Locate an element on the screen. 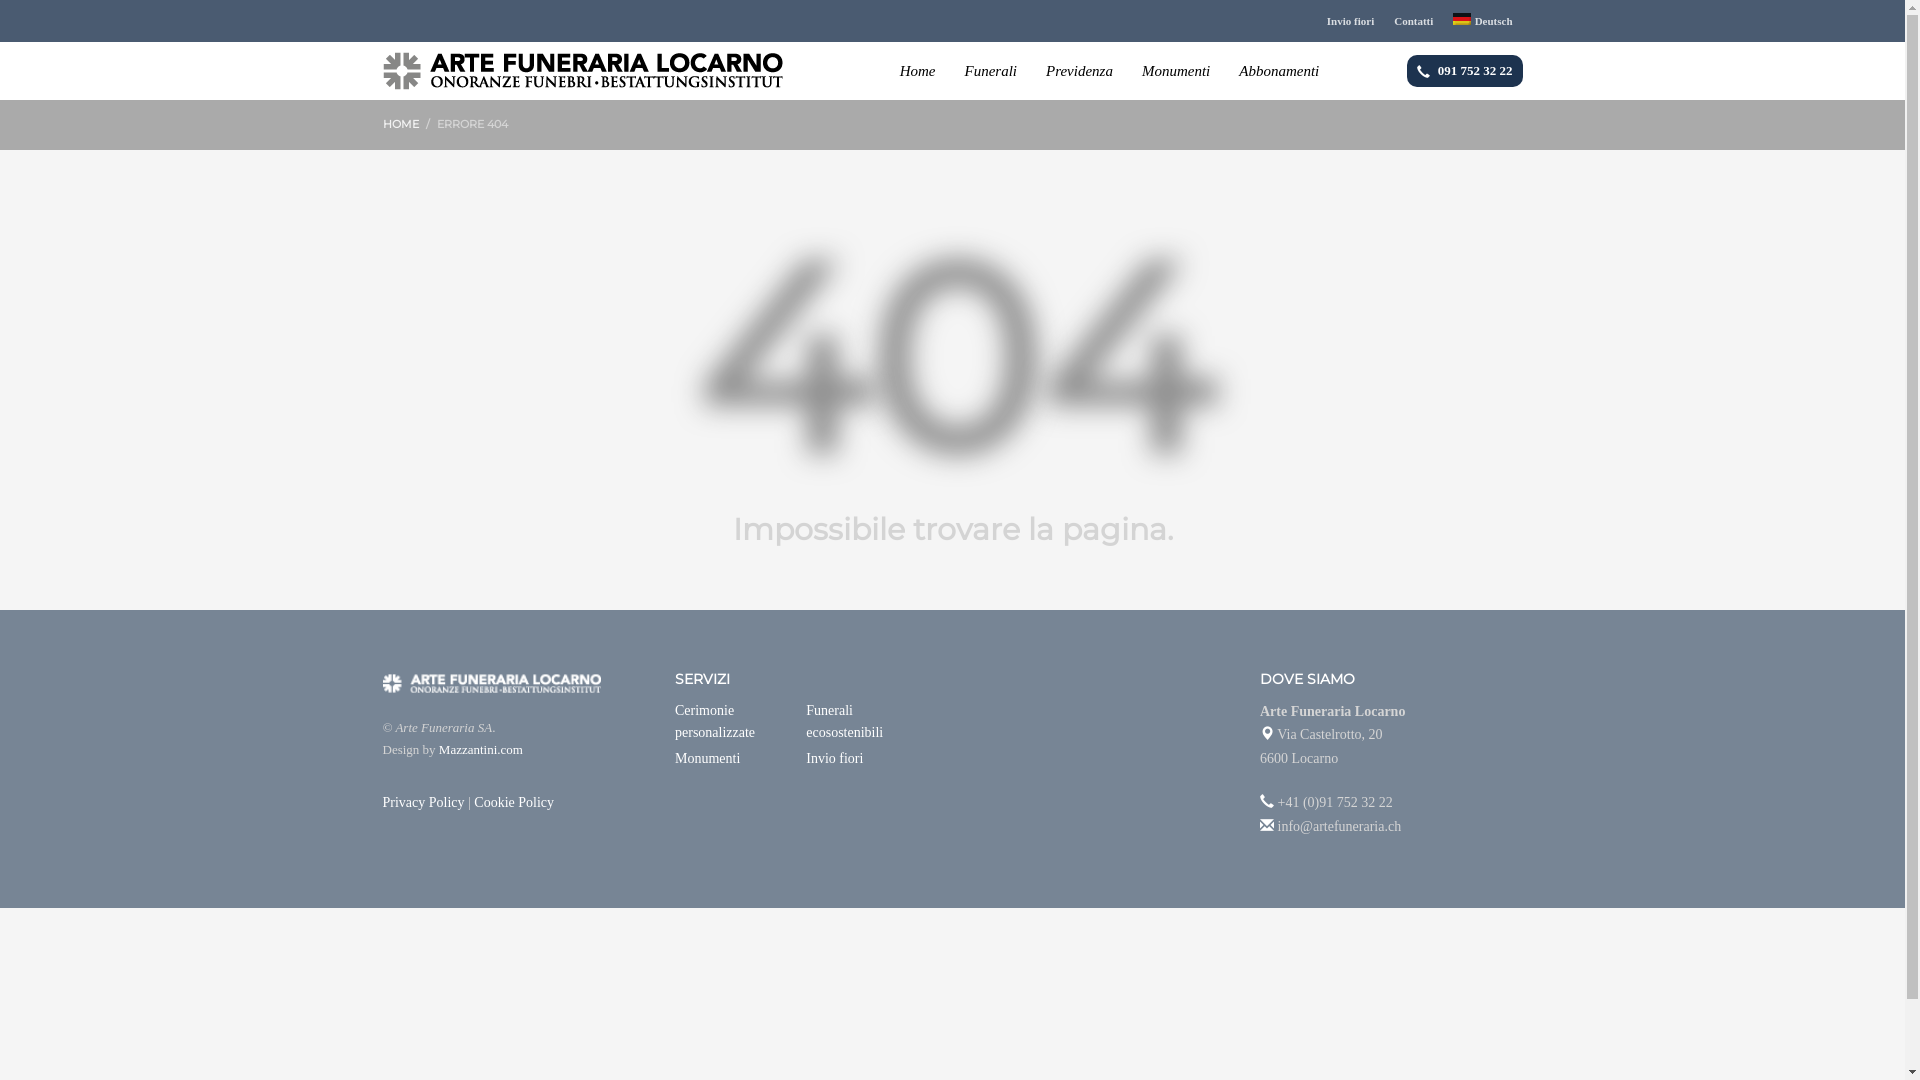  'Mazzantini.com' is located at coordinates (480, 749).